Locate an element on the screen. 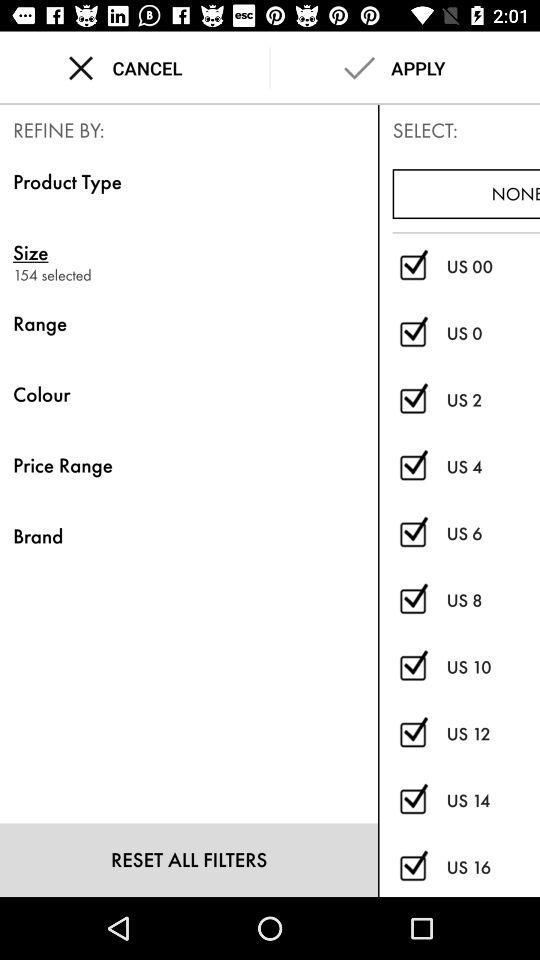  us 10 checkbox is located at coordinates (412, 667).